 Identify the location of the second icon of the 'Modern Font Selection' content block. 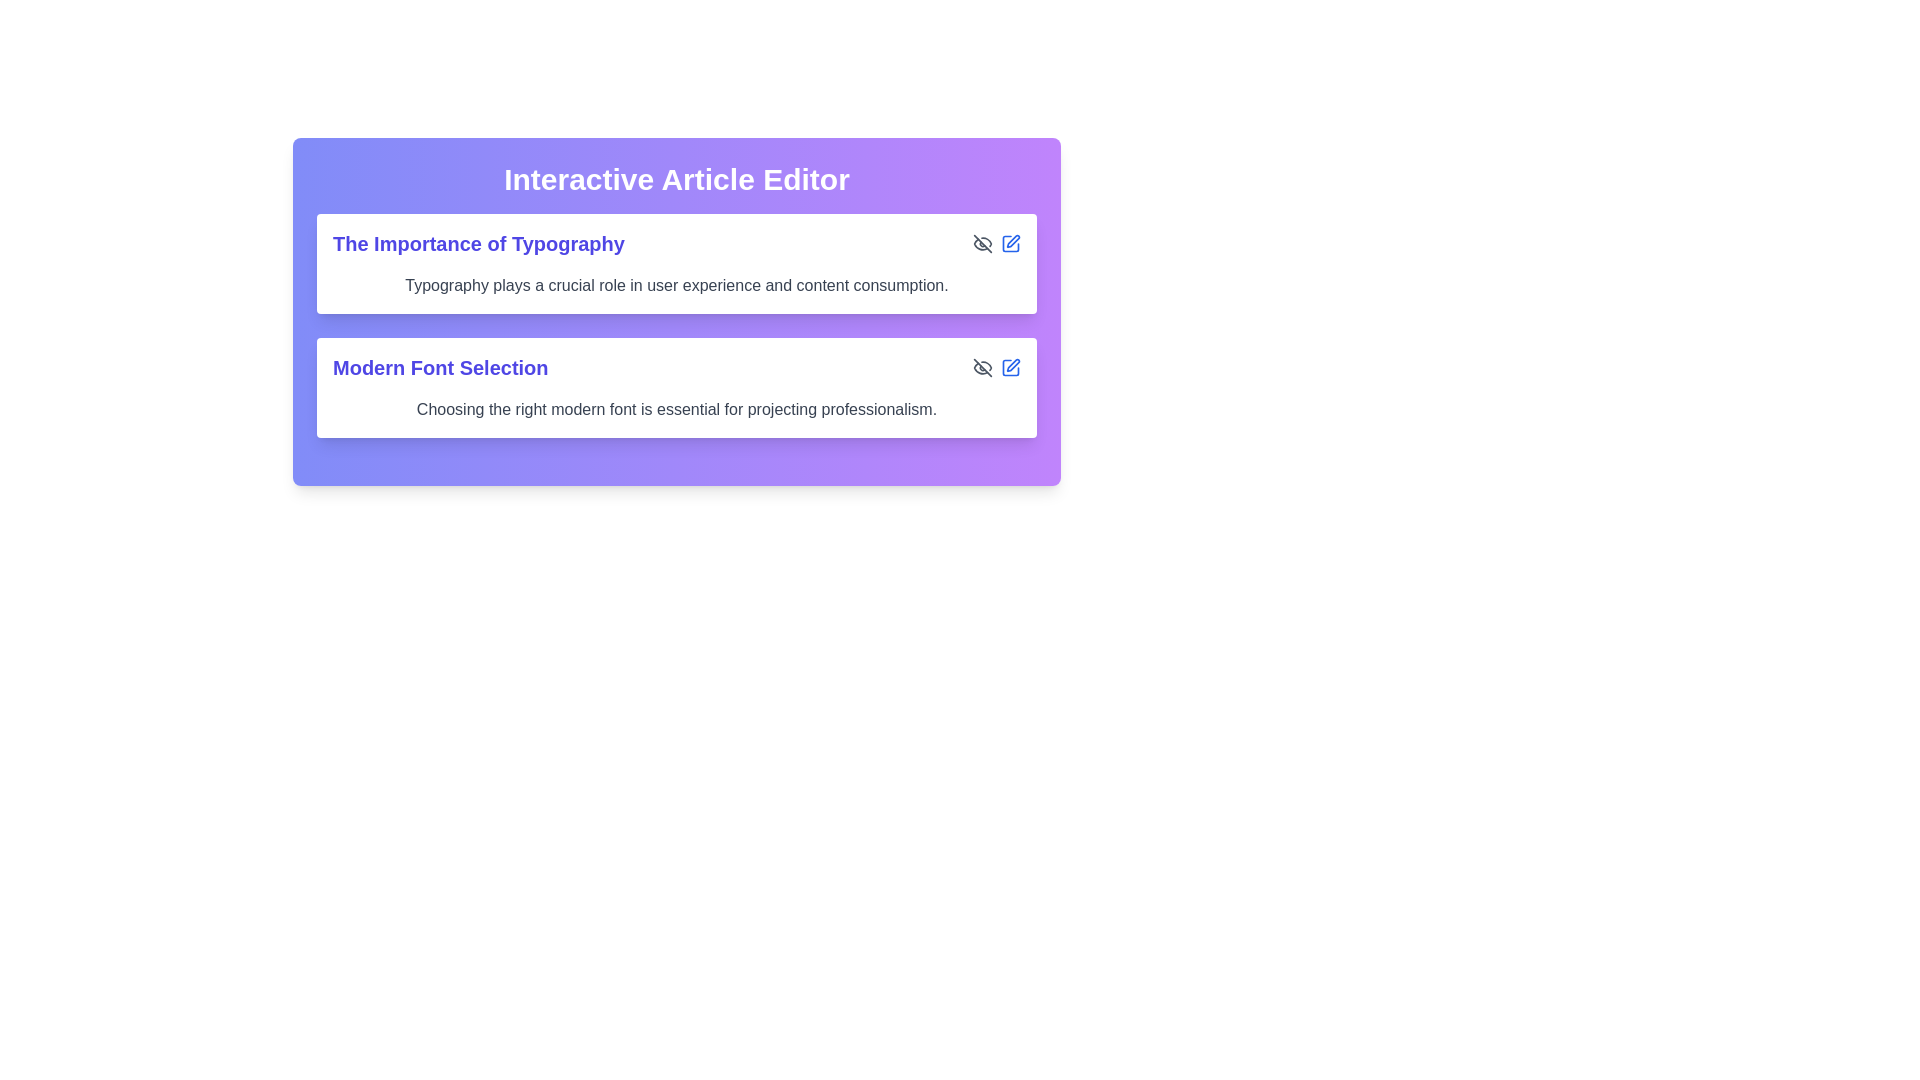
(1011, 367).